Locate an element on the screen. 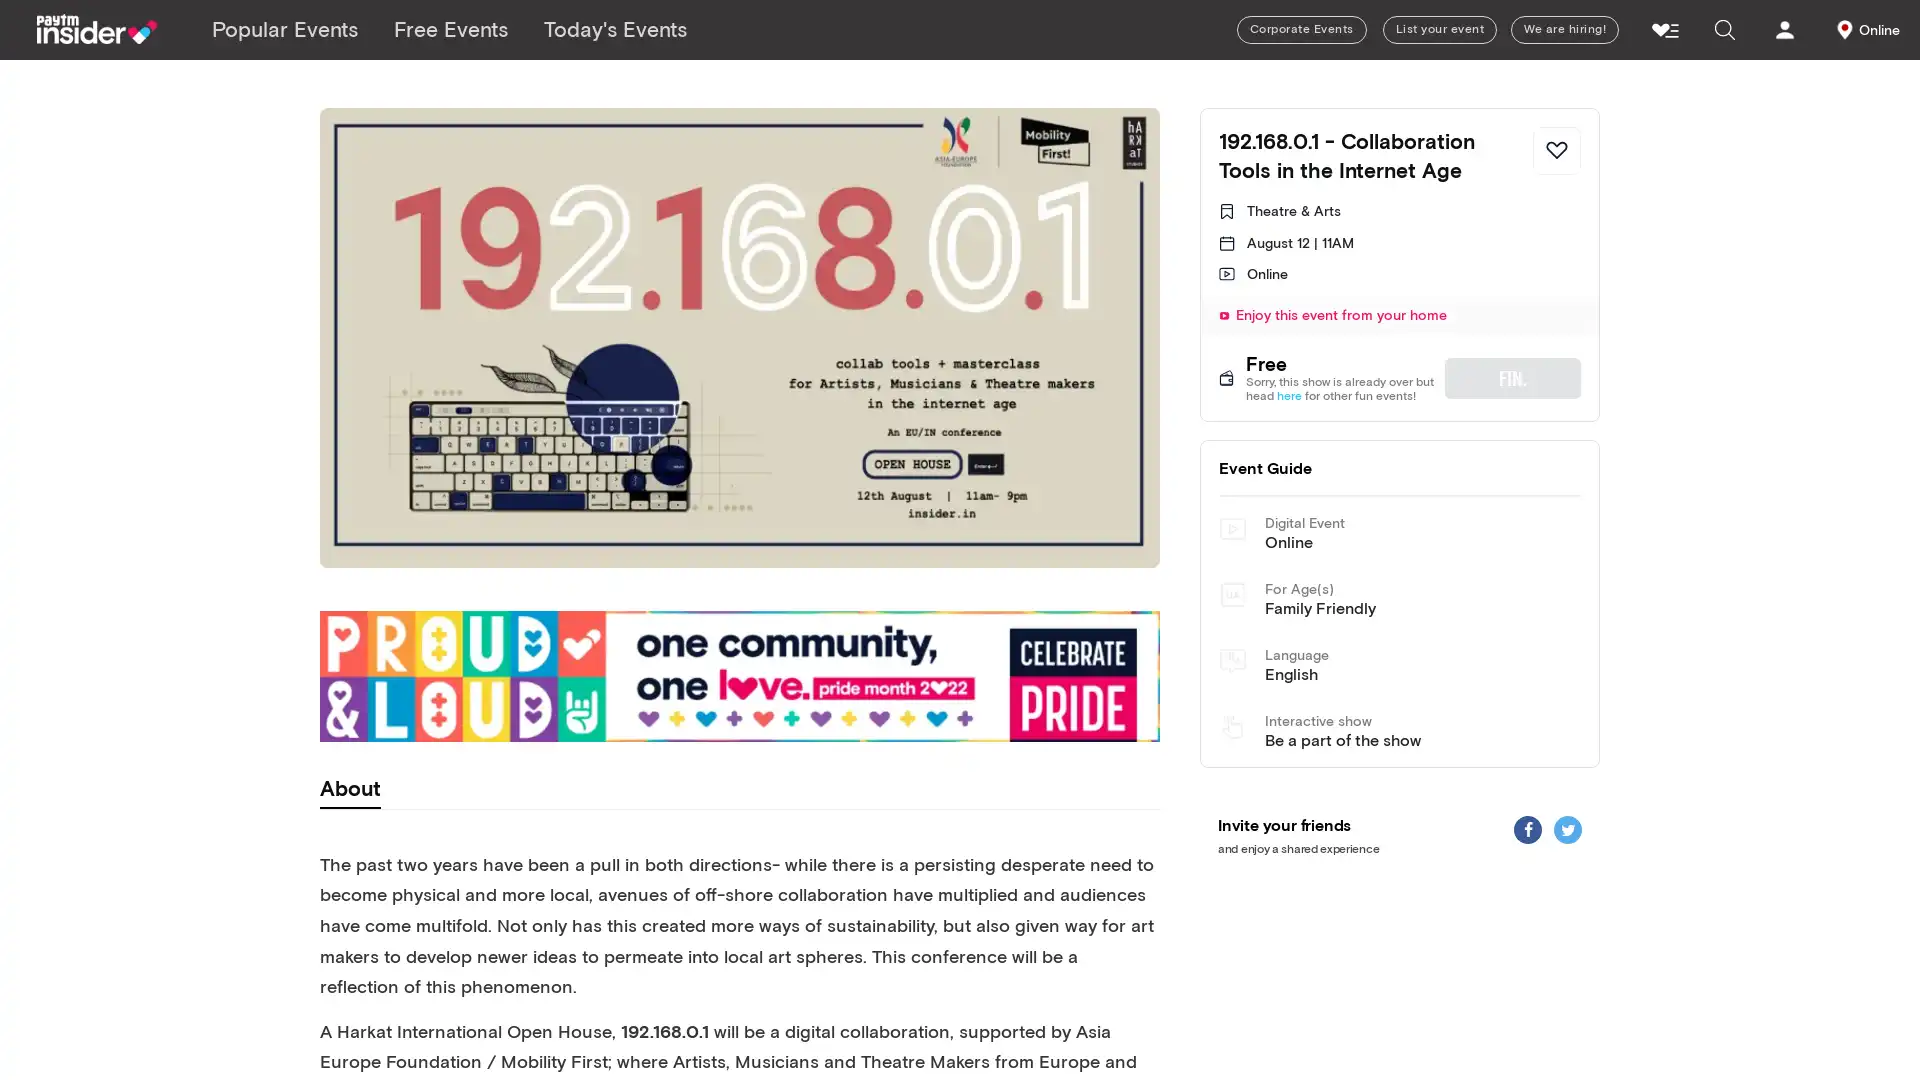 This screenshot has height=1080, width=1920. FIN. is located at coordinates (1512, 377).